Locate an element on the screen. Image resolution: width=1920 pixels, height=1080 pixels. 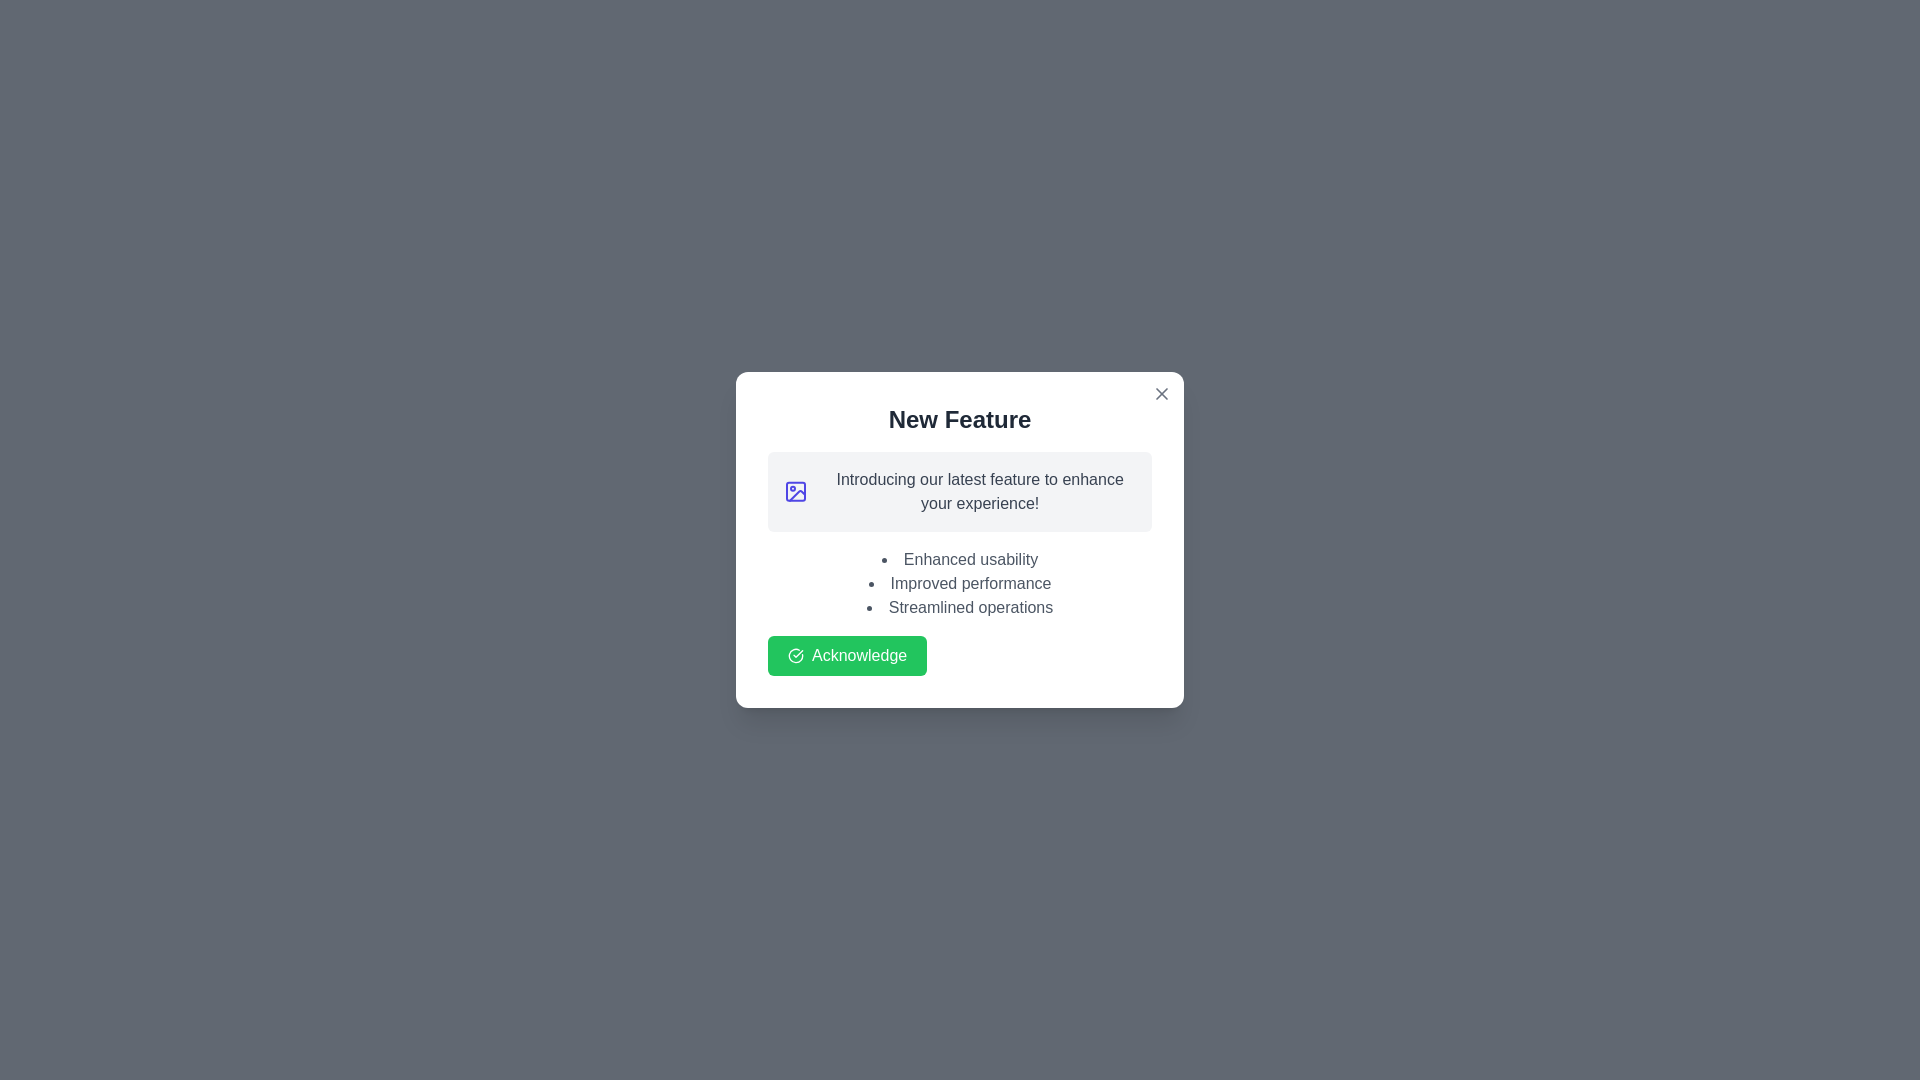
the central button located below the bulleted list of feature benefits and to the right of the 'Acknowledge' button is located at coordinates (995, 639).